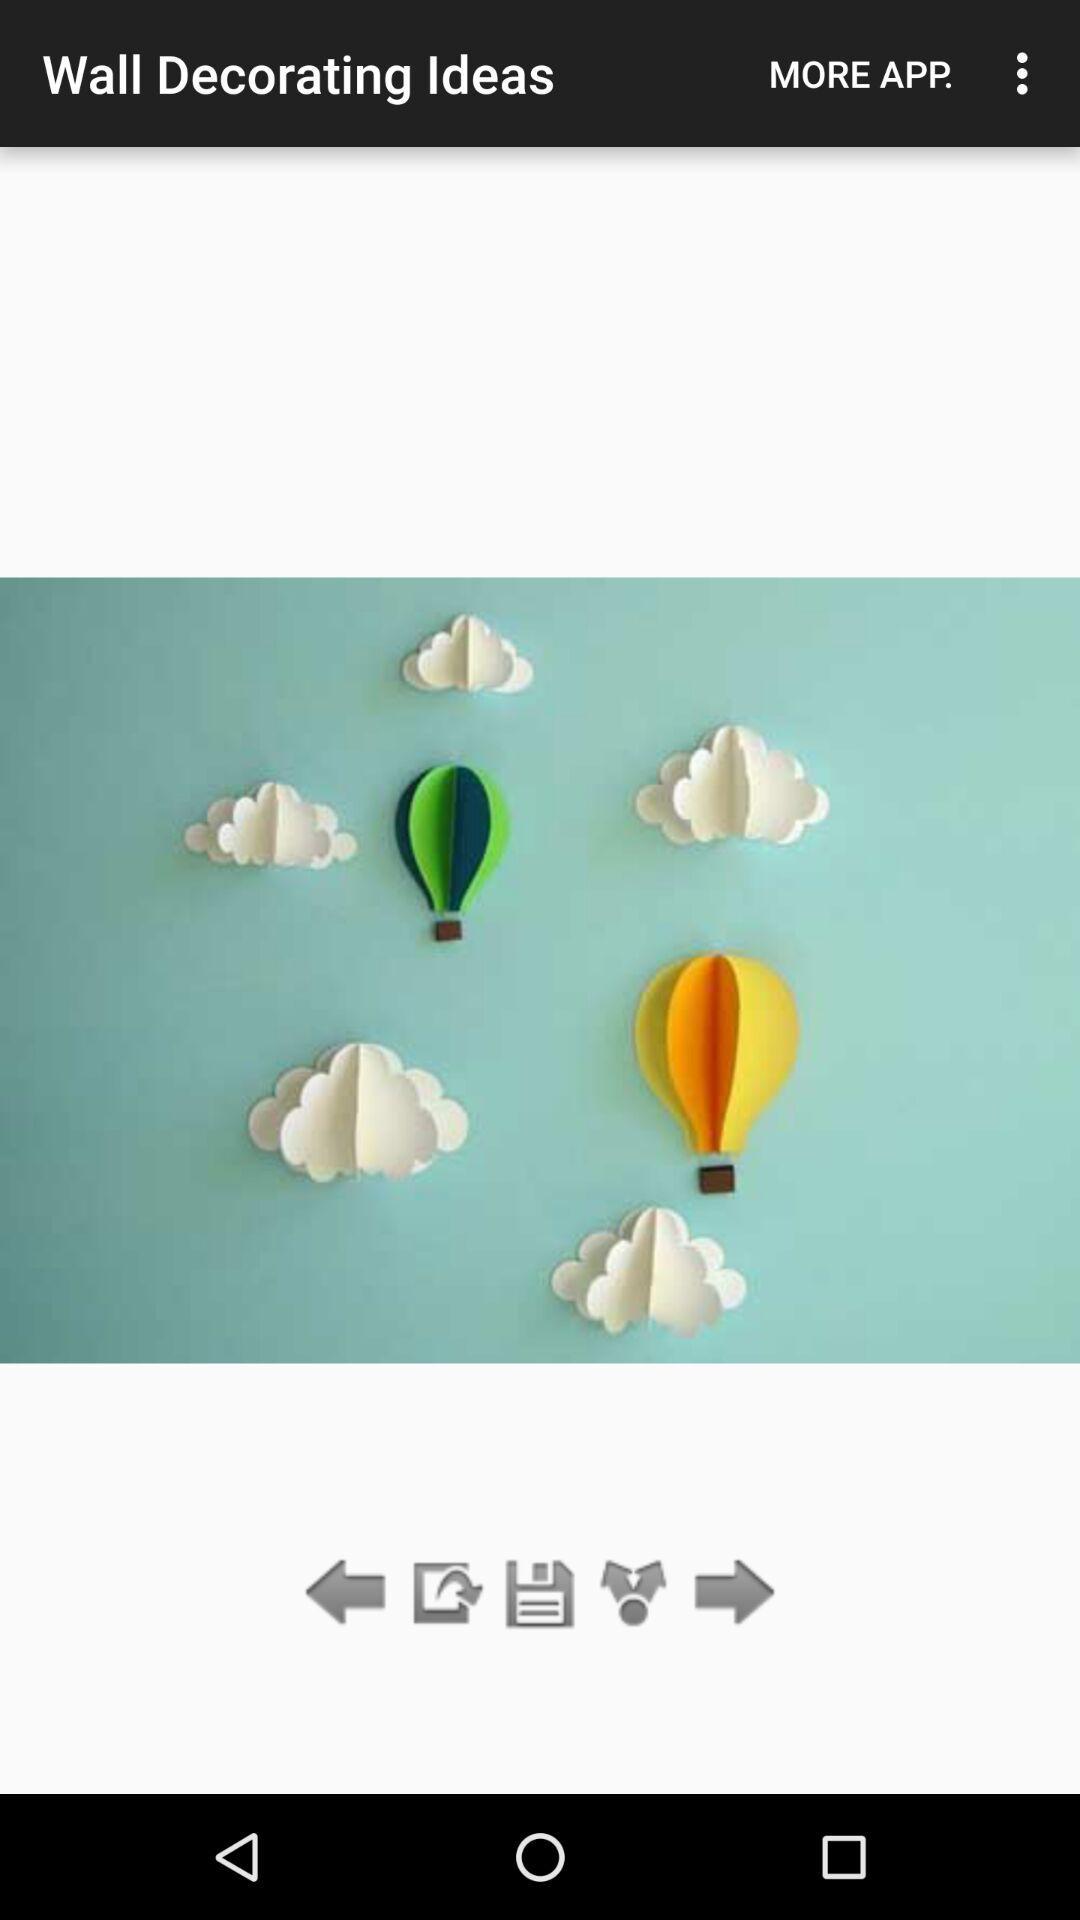 Image resolution: width=1080 pixels, height=1920 pixels. I want to click on the arrow_forward icon, so click(729, 1593).